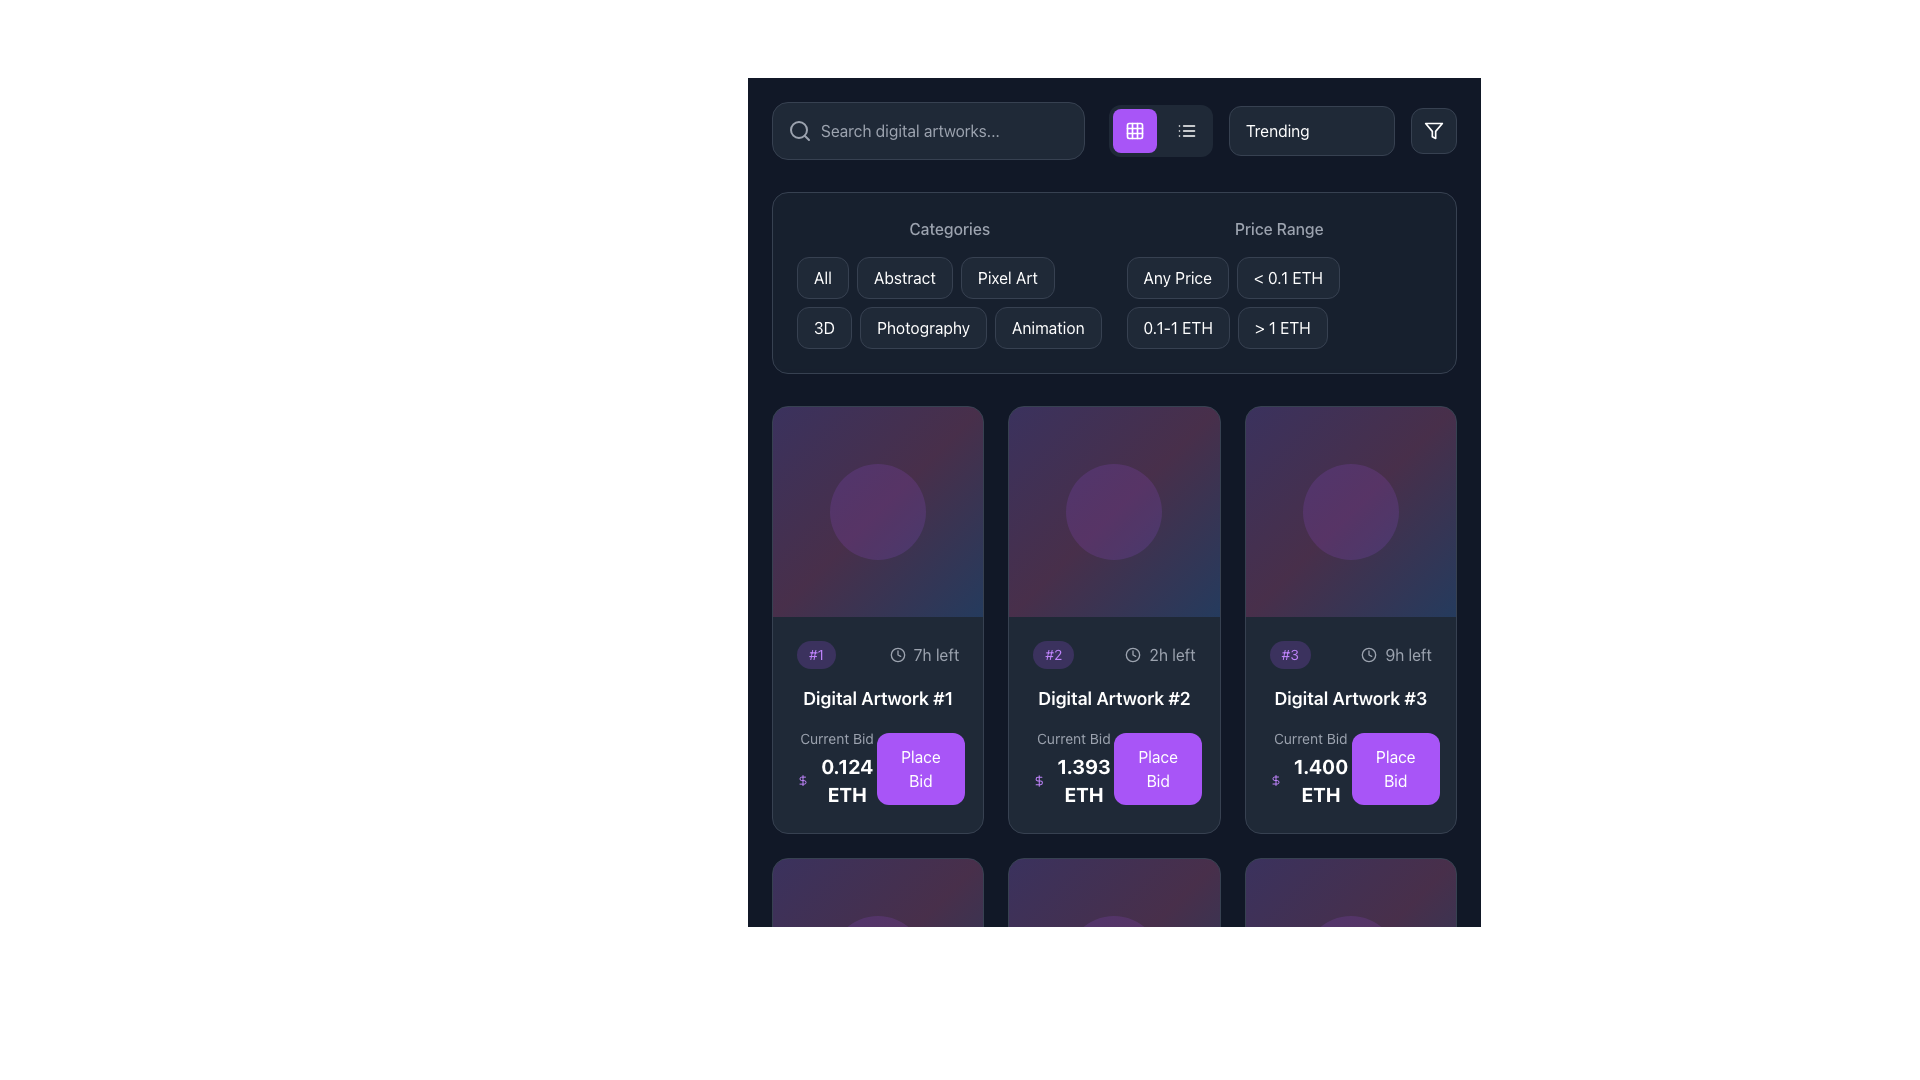 The width and height of the screenshot is (1920, 1080). What do you see at coordinates (1072, 739) in the screenshot?
I see `'Current Bid' text label, which is styled in a smaller gray font and located above the numeric bid amount in ETH` at bounding box center [1072, 739].